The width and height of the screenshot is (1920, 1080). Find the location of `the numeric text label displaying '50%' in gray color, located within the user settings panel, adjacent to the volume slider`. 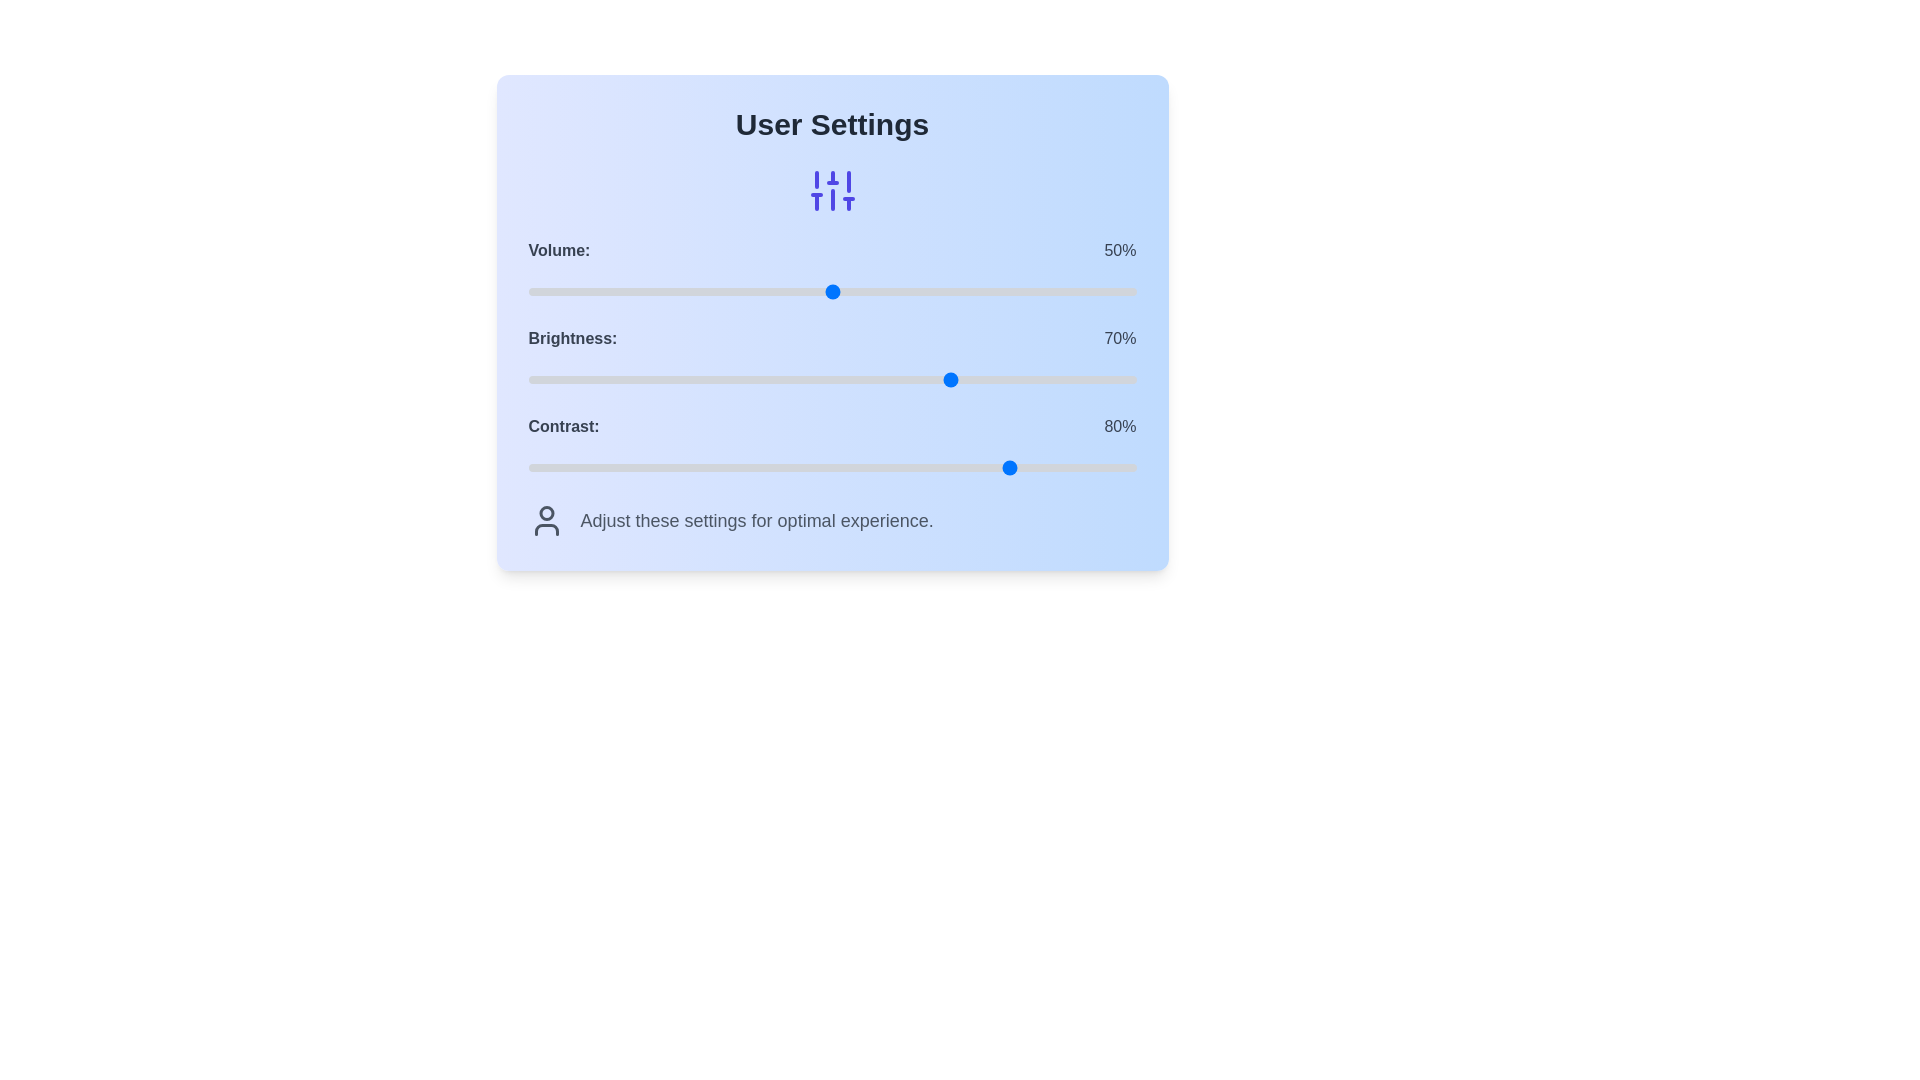

the numeric text label displaying '50%' in gray color, located within the user settings panel, adjacent to the volume slider is located at coordinates (1120, 249).